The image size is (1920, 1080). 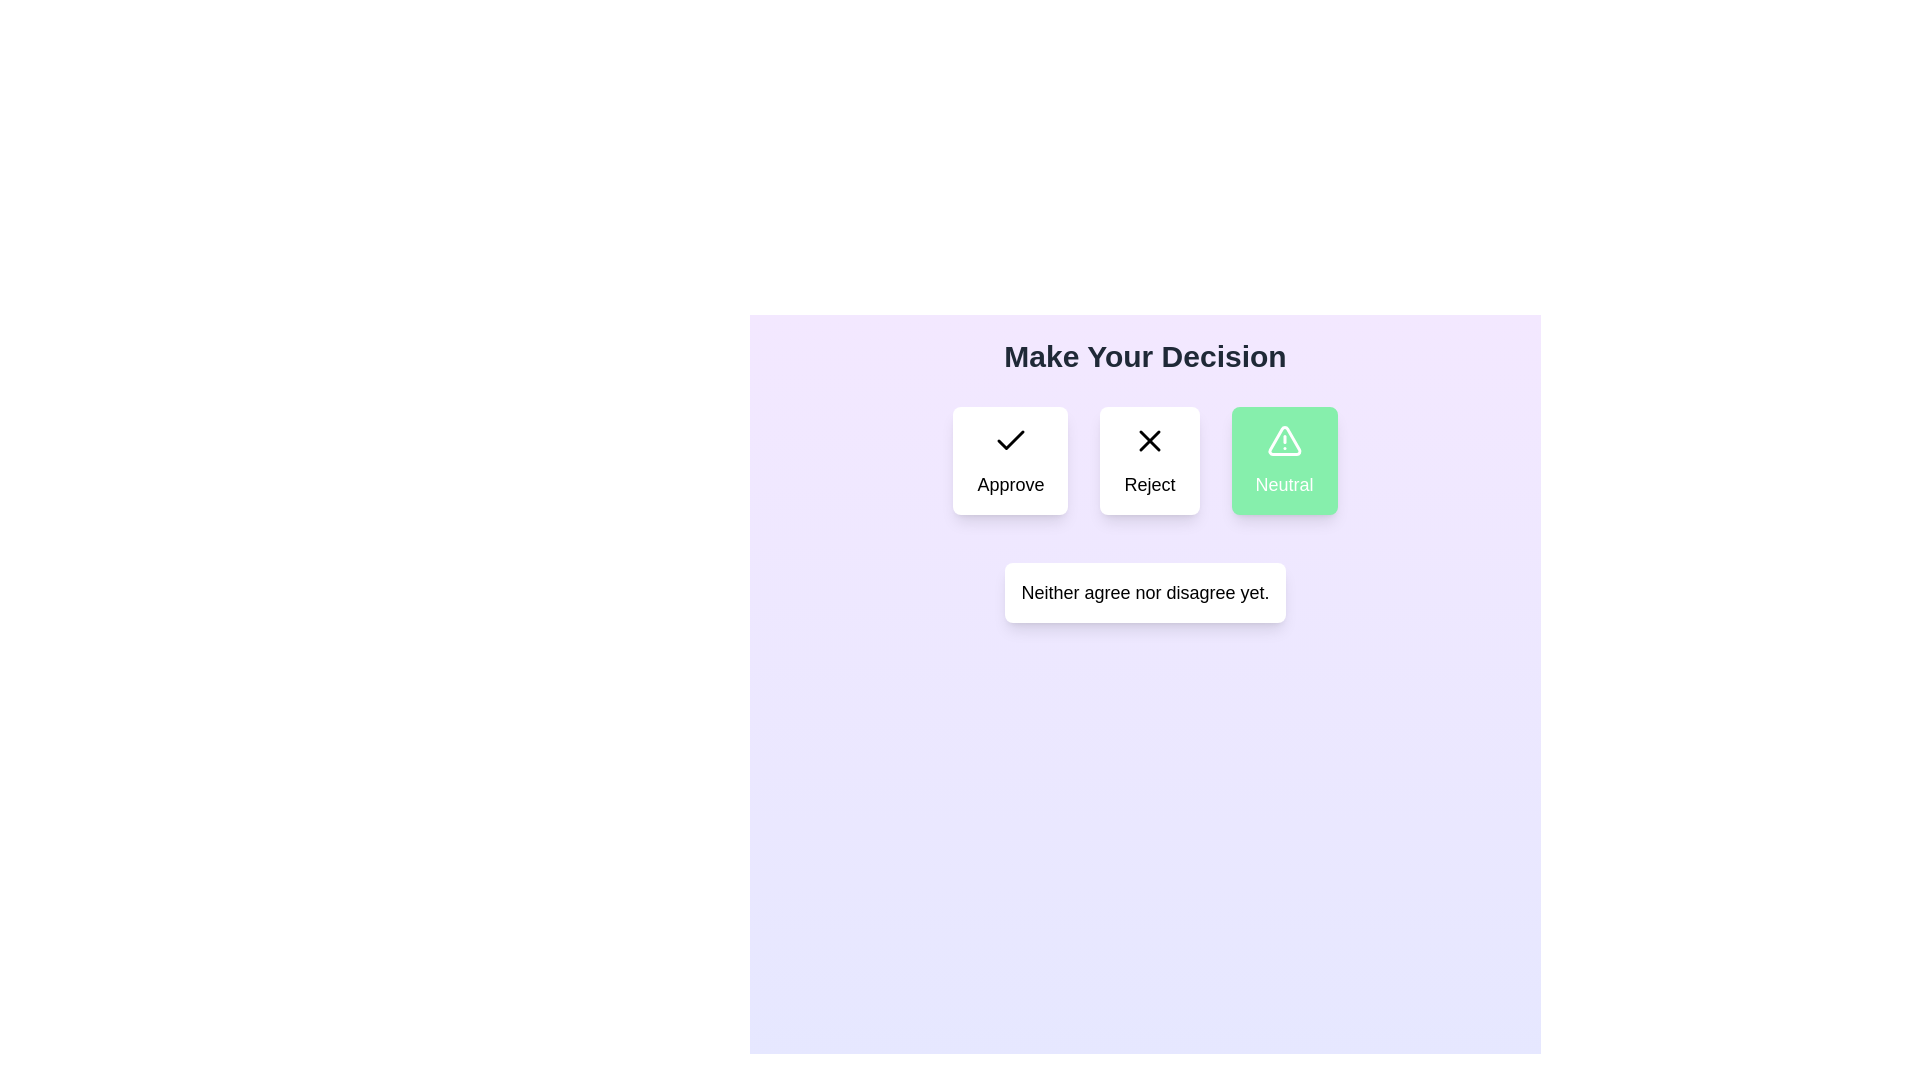 I want to click on the Reject button to select the corresponding decision, so click(x=1150, y=461).